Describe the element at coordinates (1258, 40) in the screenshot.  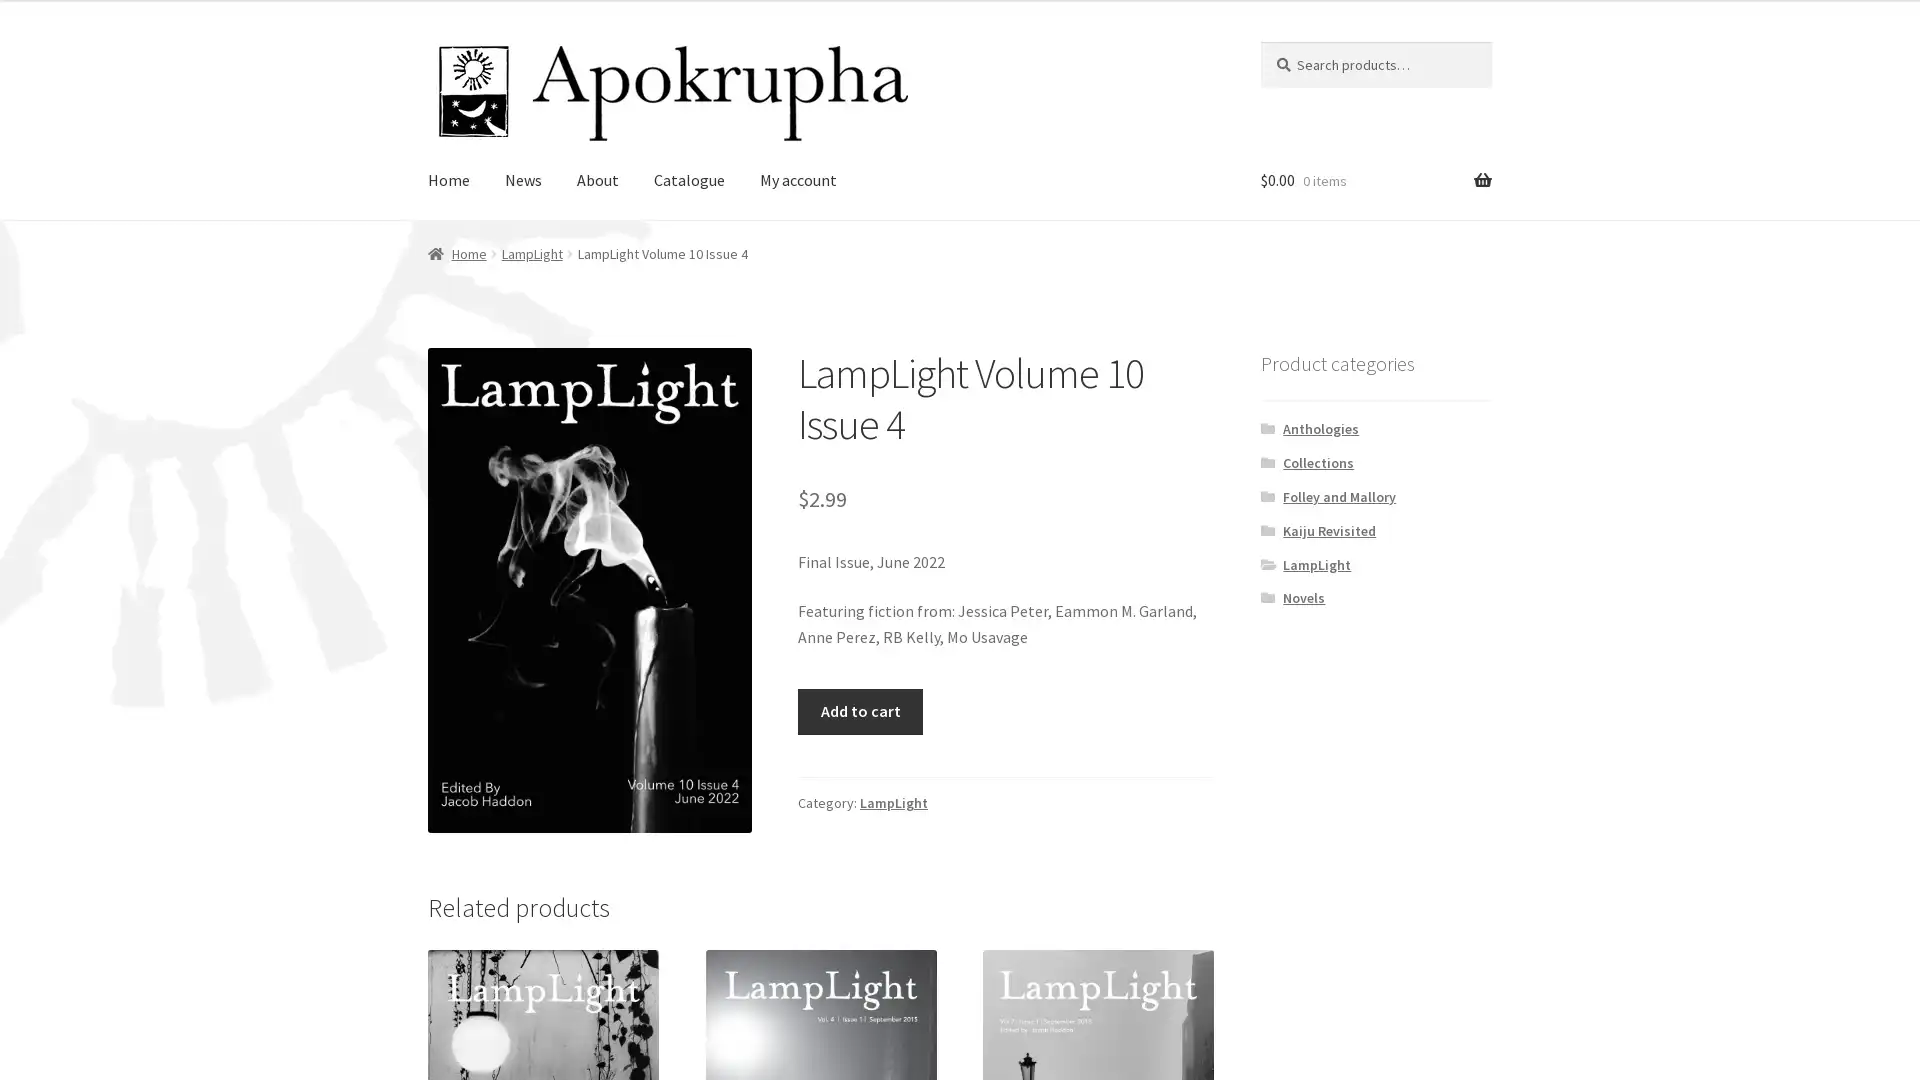
I see `Search` at that location.